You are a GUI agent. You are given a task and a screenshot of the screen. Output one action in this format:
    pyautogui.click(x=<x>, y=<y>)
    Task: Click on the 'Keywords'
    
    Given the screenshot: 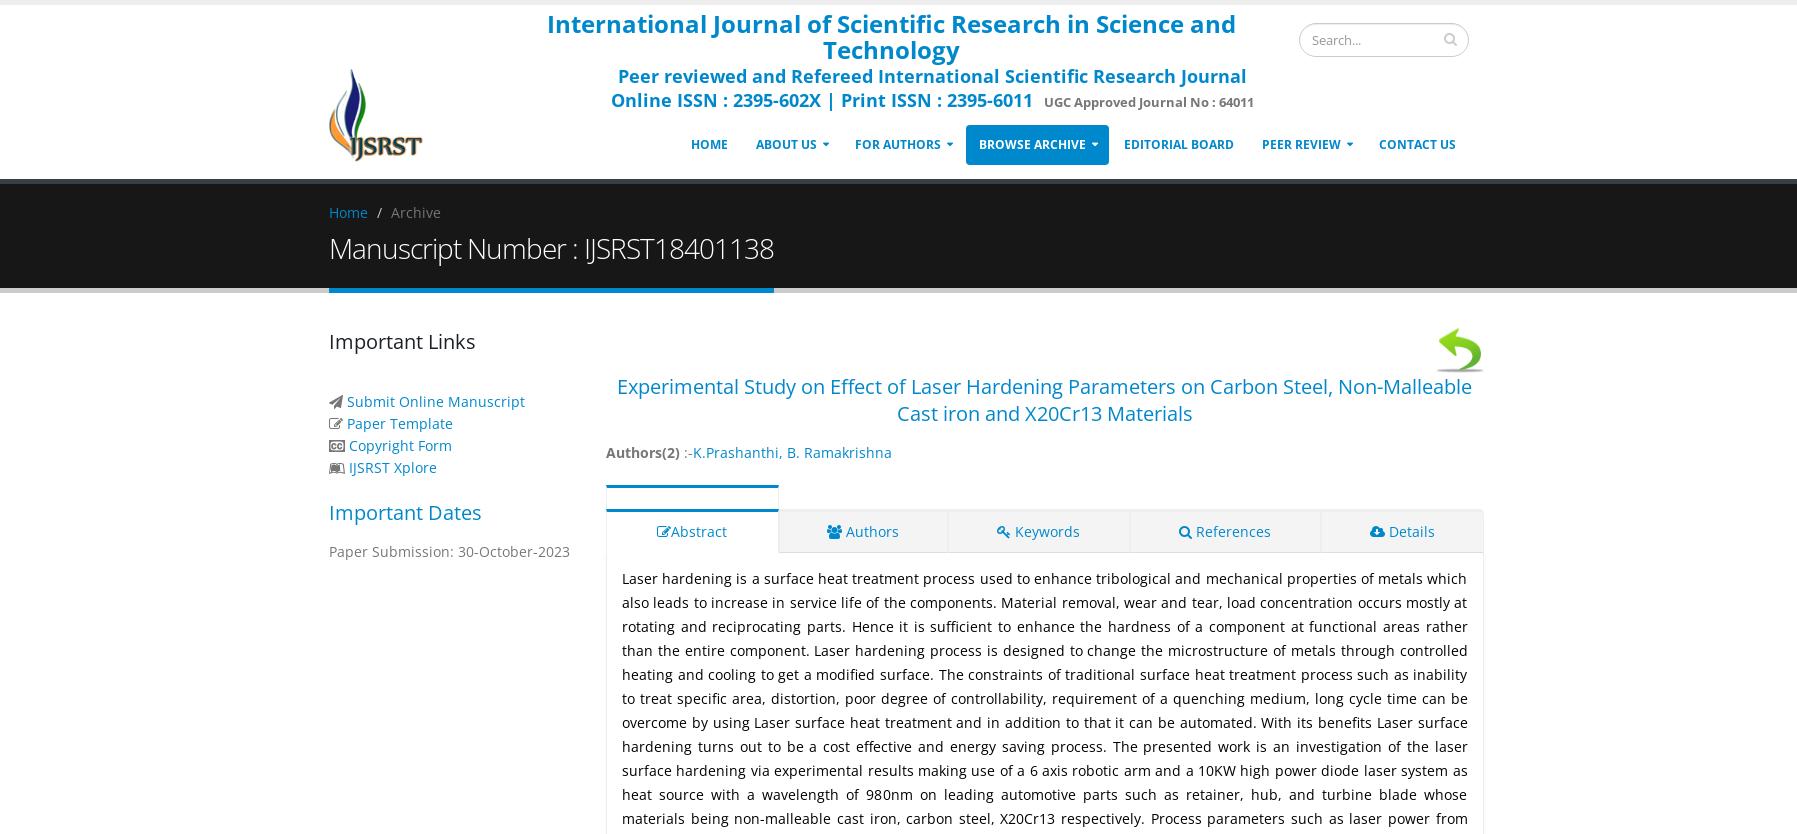 What is the action you would take?
    pyautogui.click(x=1045, y=530)
    